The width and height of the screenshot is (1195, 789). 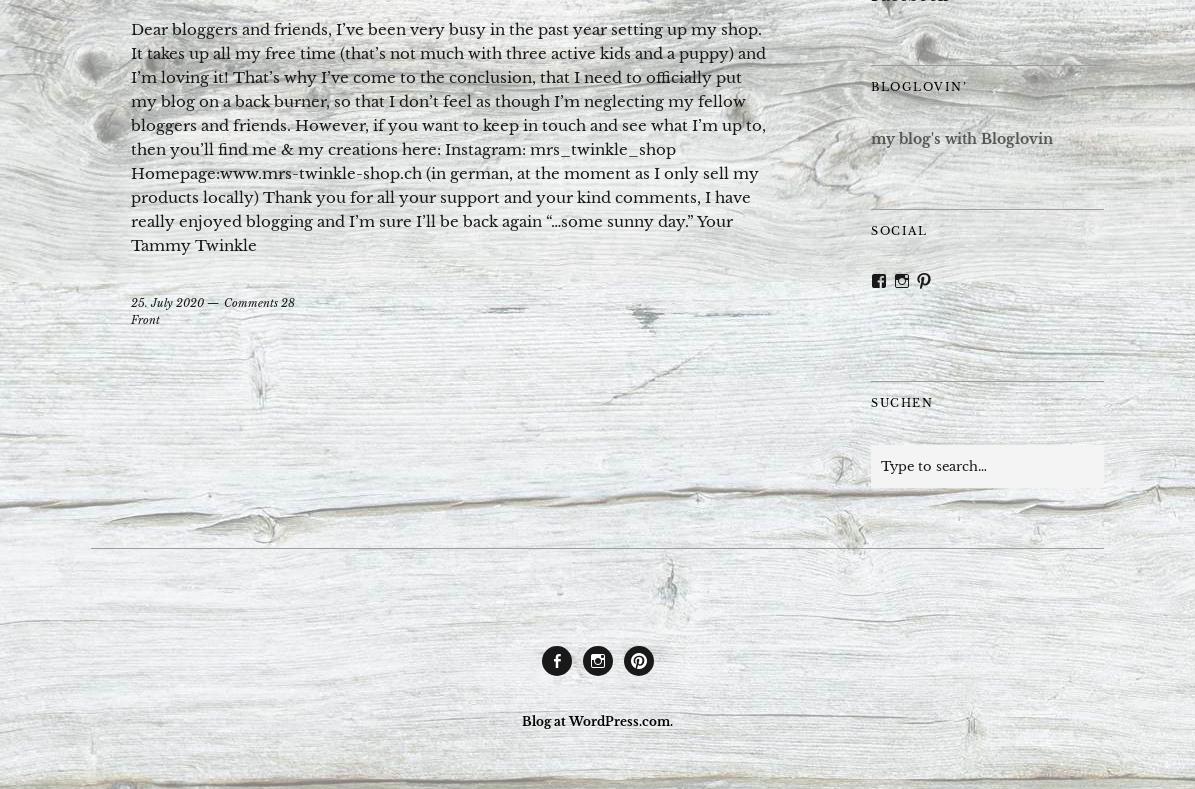 I want to click on 'Comments 28', so click(x=258, y=302).